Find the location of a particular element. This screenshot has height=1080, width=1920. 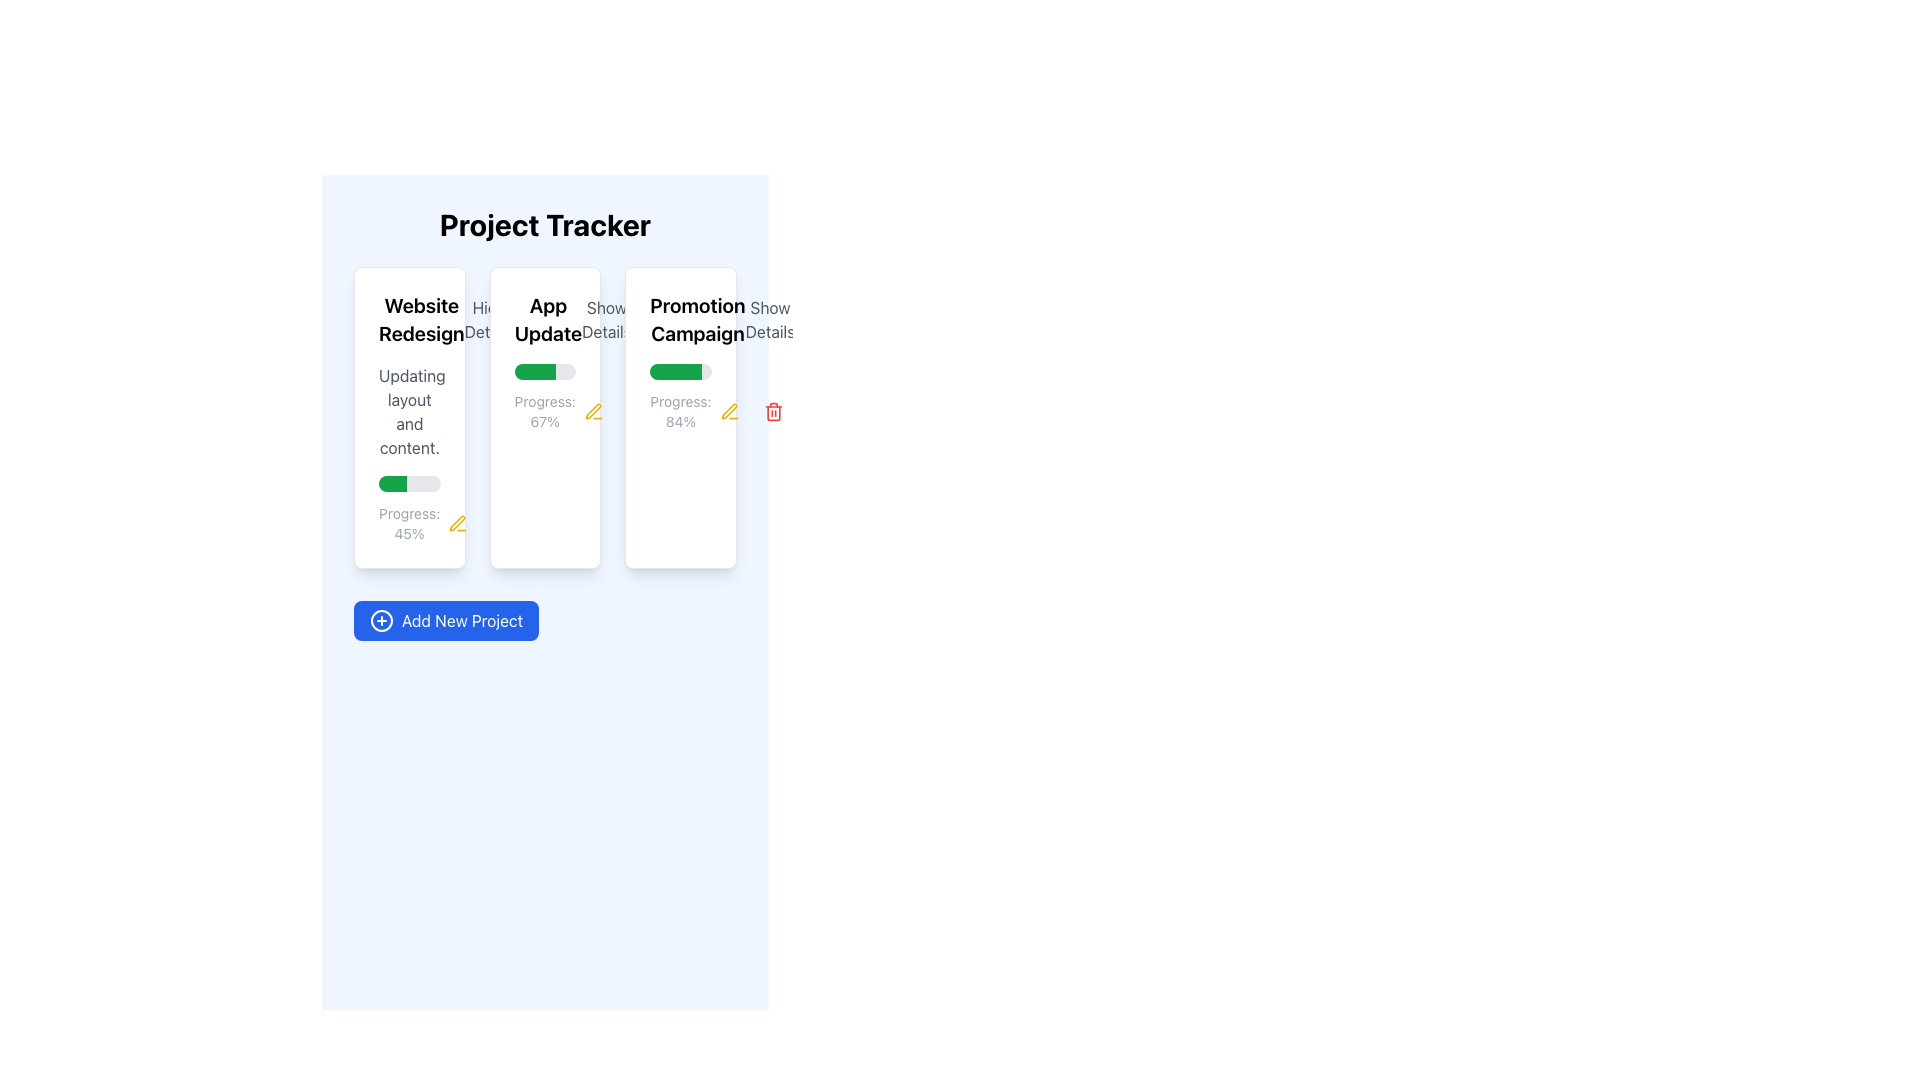

the green progress bar indicating the app update progress is located at coordinates (535, 371).